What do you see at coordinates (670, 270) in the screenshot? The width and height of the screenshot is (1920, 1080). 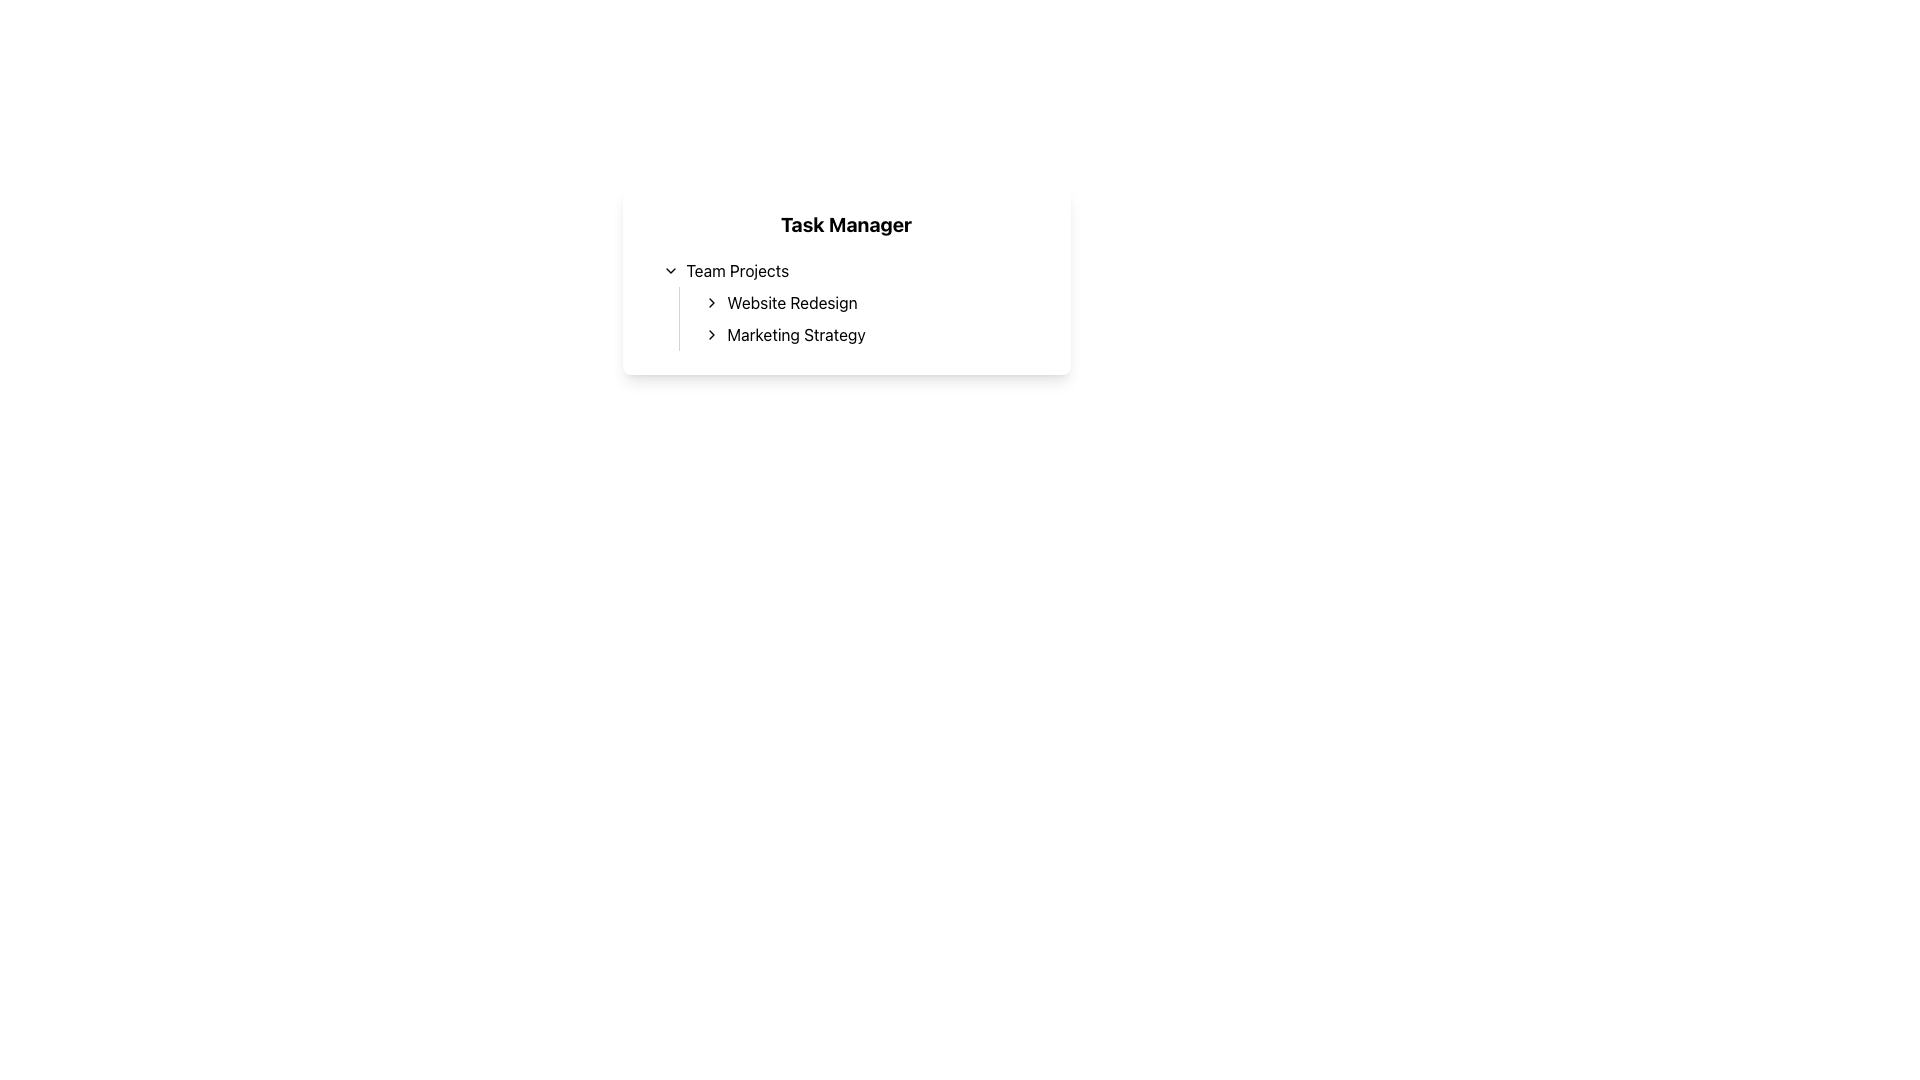 I see `the chevron icon located to the left of the 'Team Projects' label` at bounding box center [670, 270].